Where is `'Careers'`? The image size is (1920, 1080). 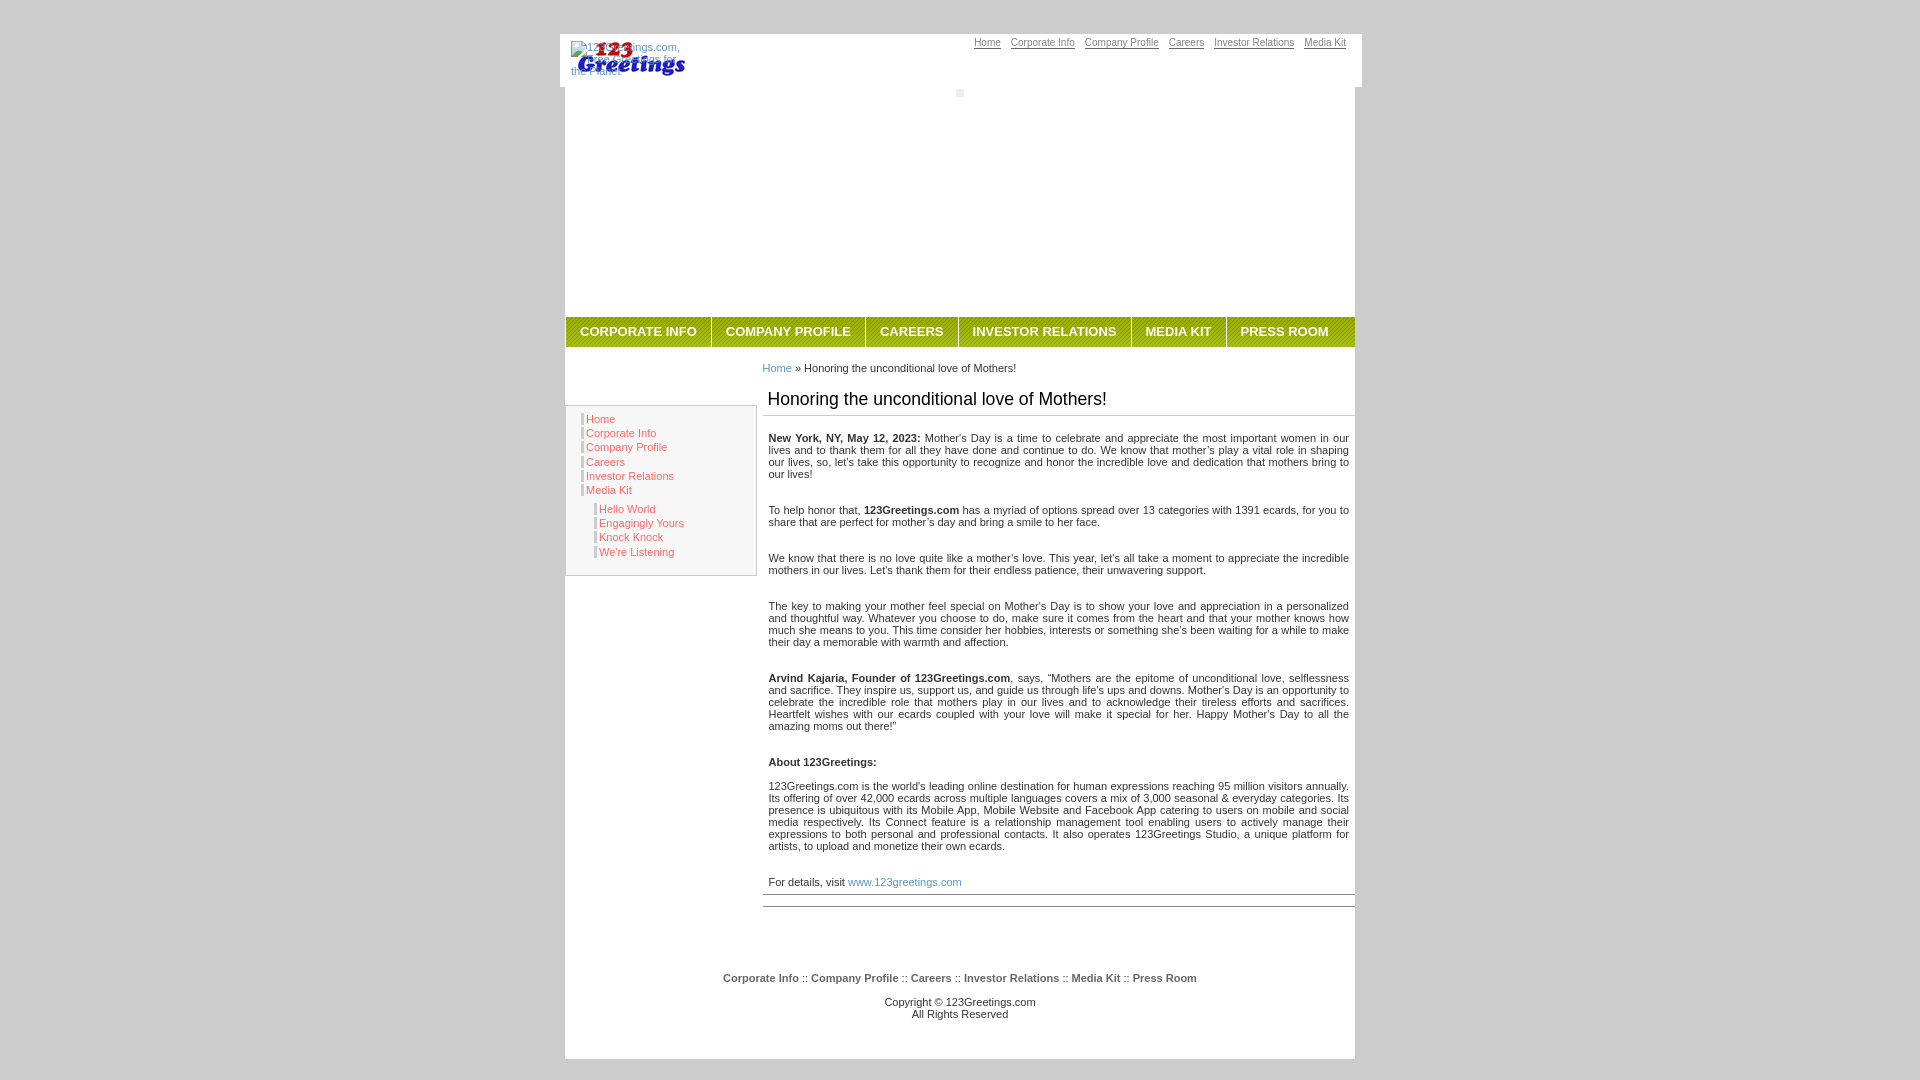
'Careers' is located at coordinates (602, 462).